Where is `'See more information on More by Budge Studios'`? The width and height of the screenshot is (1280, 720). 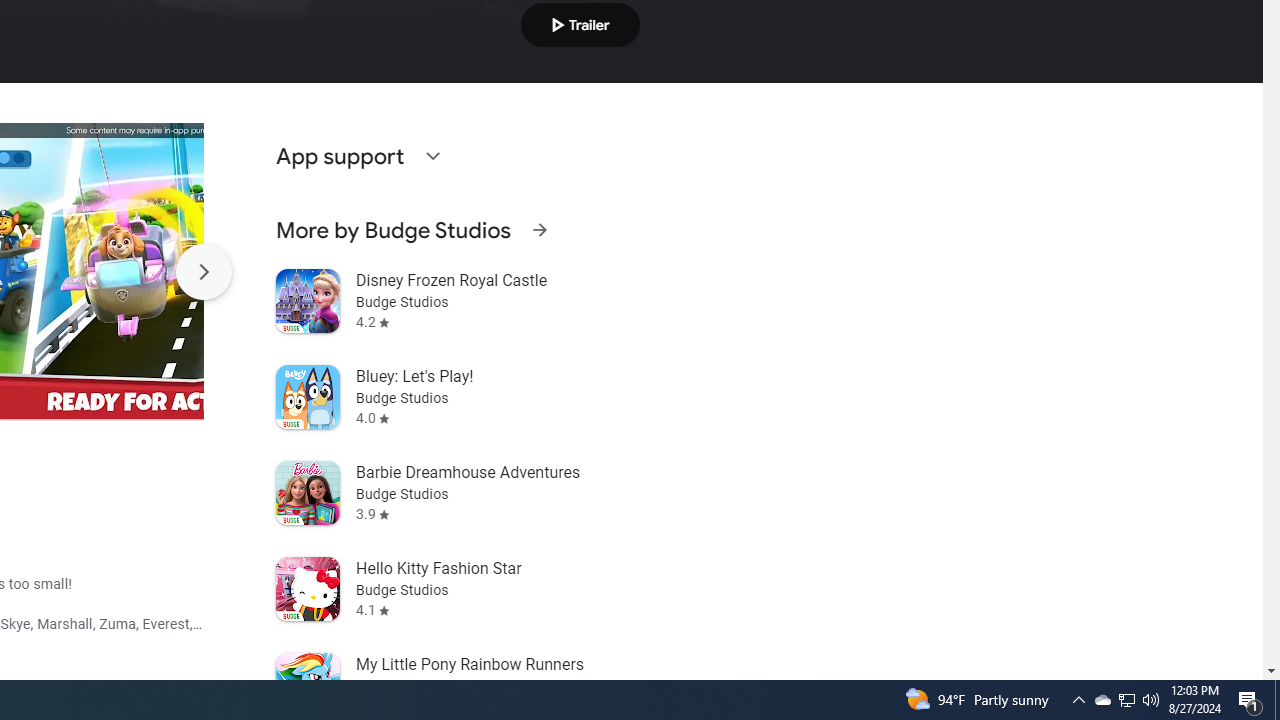
'See more information on More by Budge Studios' is located at coordinates (539, 229).